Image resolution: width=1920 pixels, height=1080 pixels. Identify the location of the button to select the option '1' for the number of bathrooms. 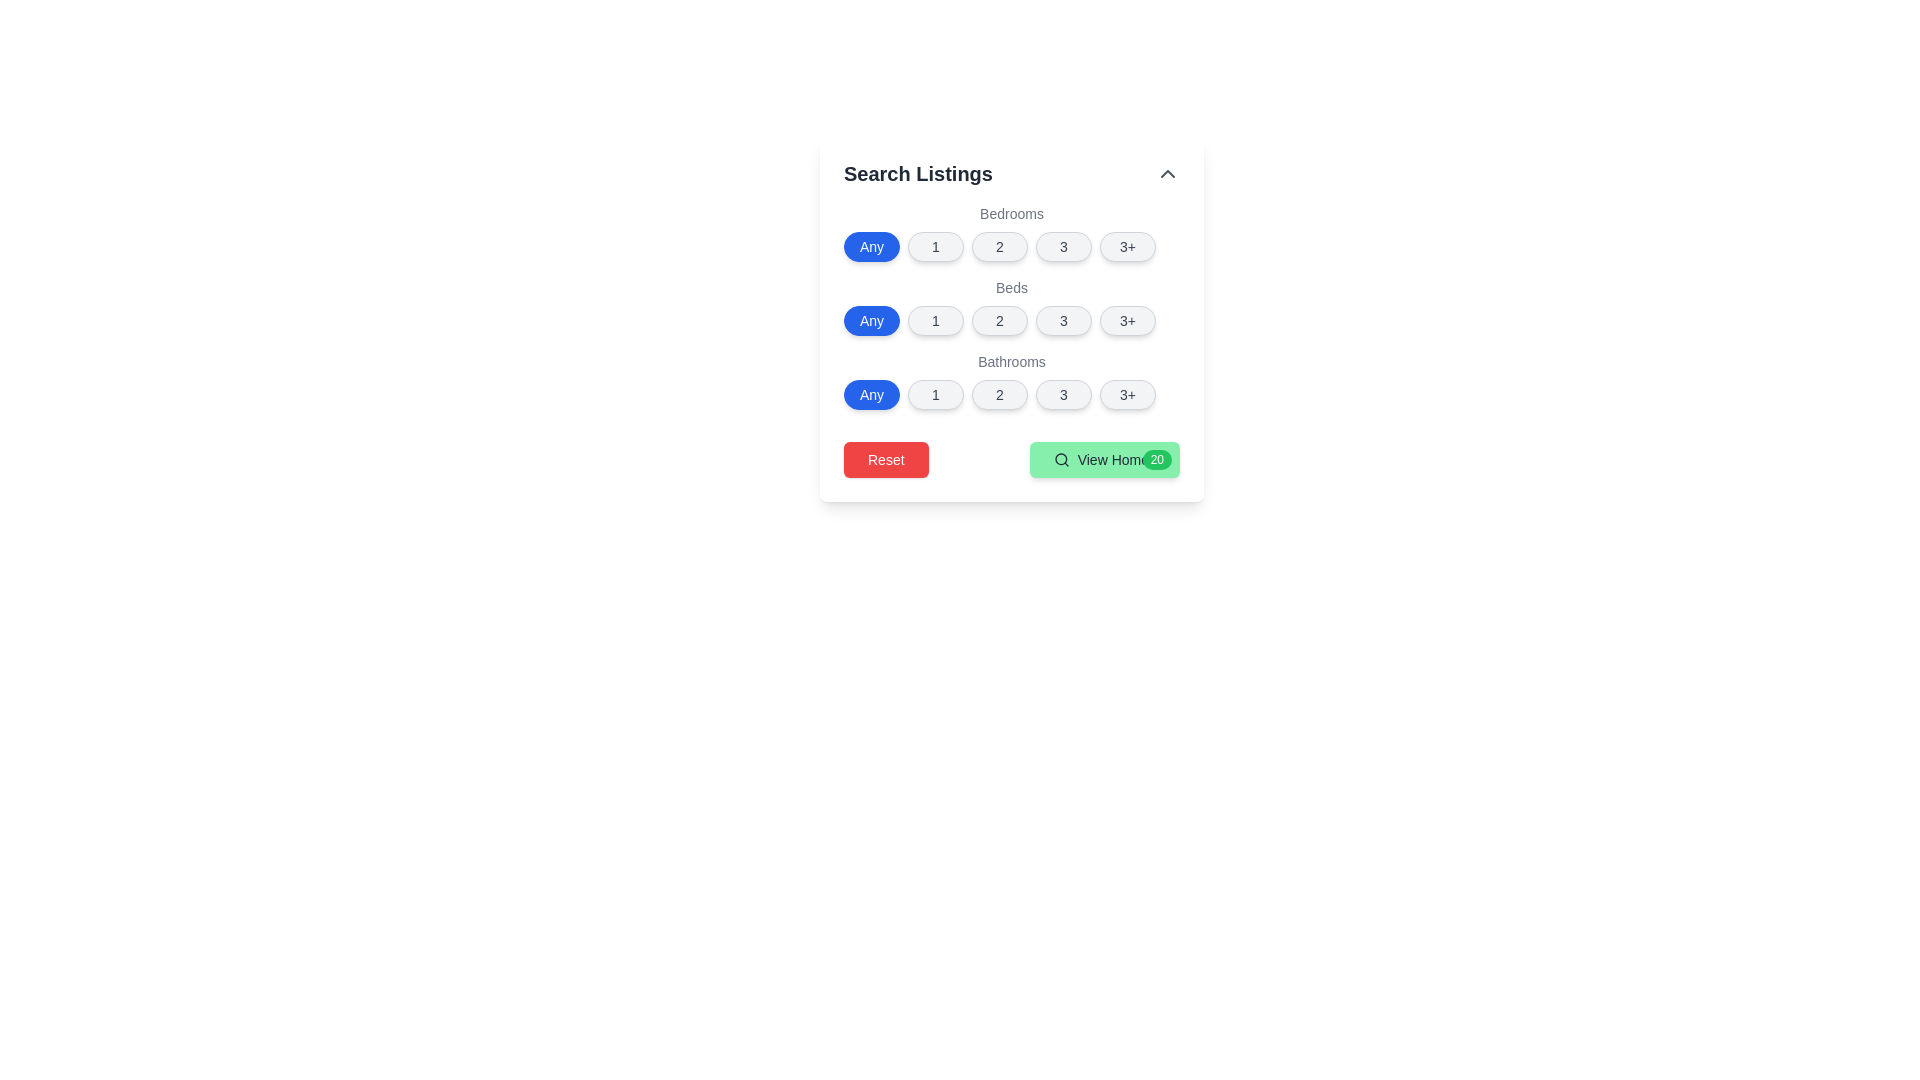
(935, 394).